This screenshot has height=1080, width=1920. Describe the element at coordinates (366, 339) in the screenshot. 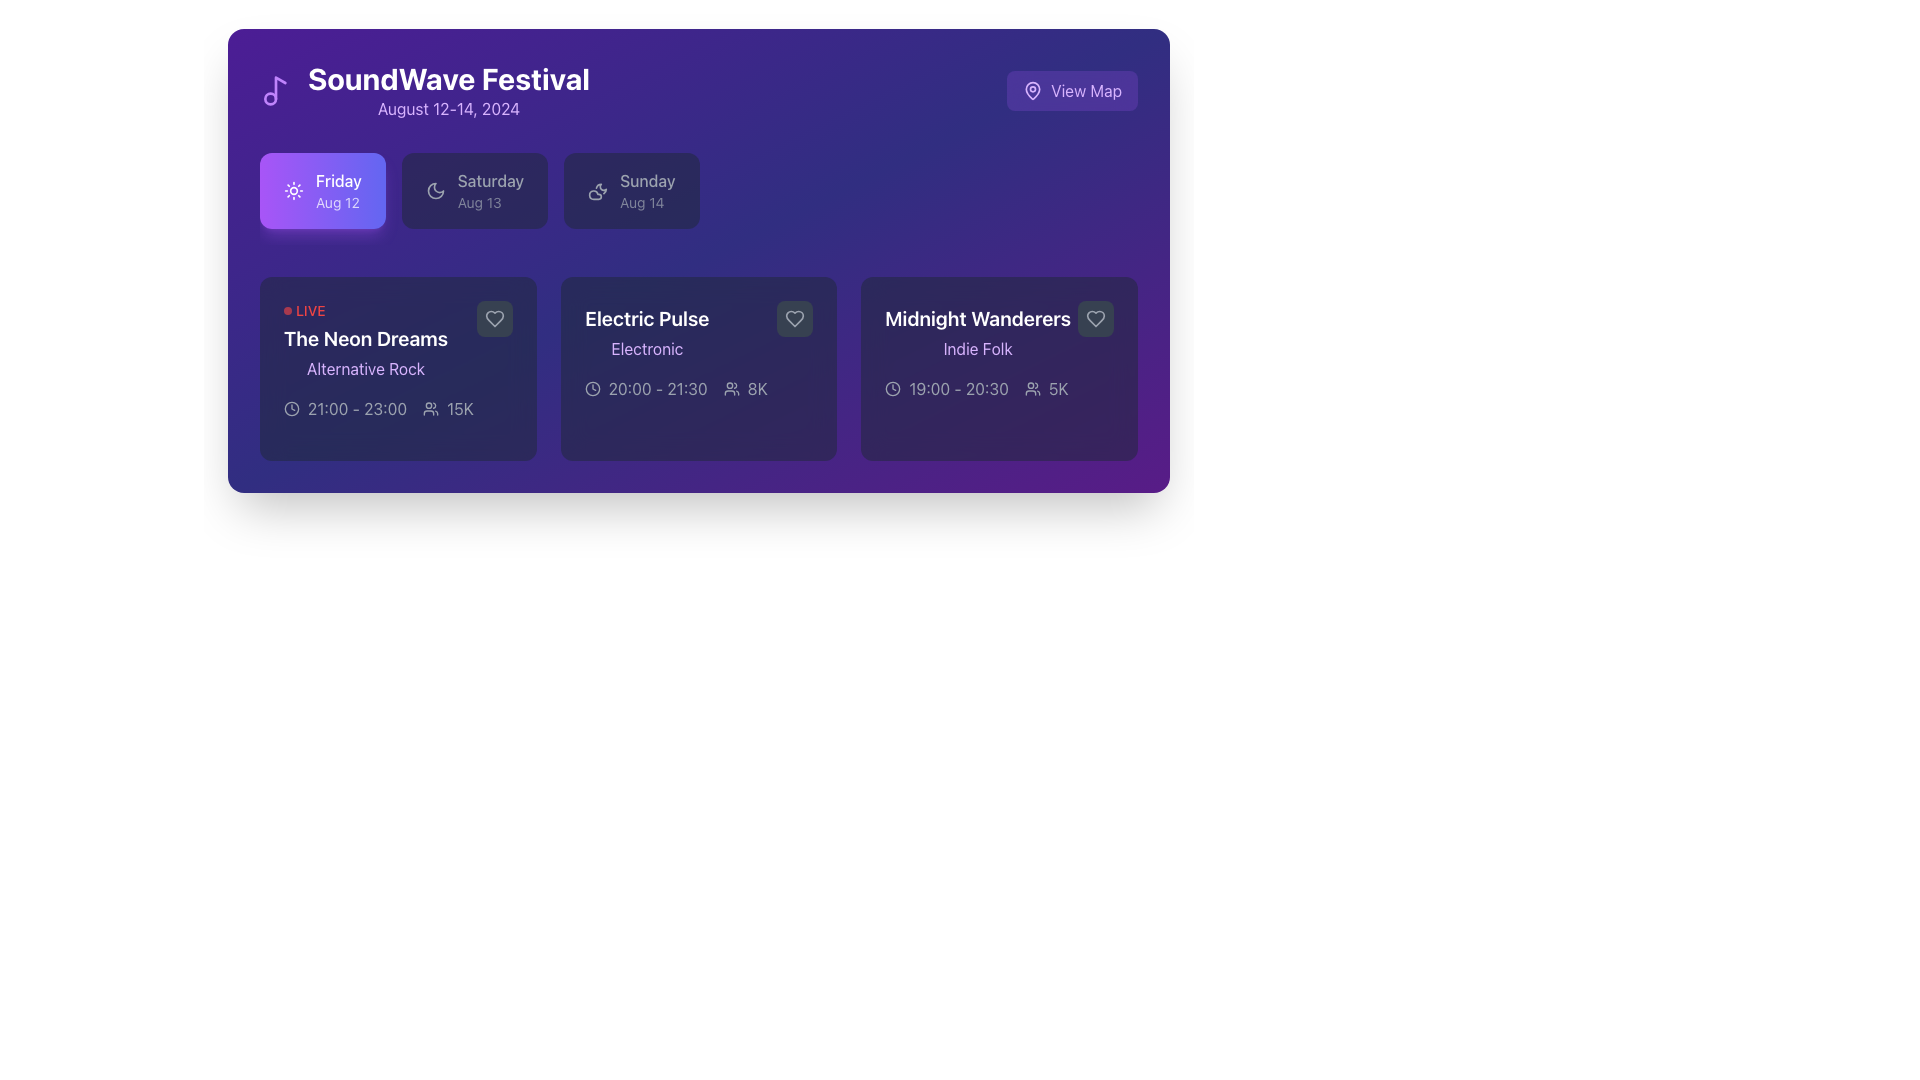

I see `the Label/Text Display showing 'LIVE' in red` at that location.